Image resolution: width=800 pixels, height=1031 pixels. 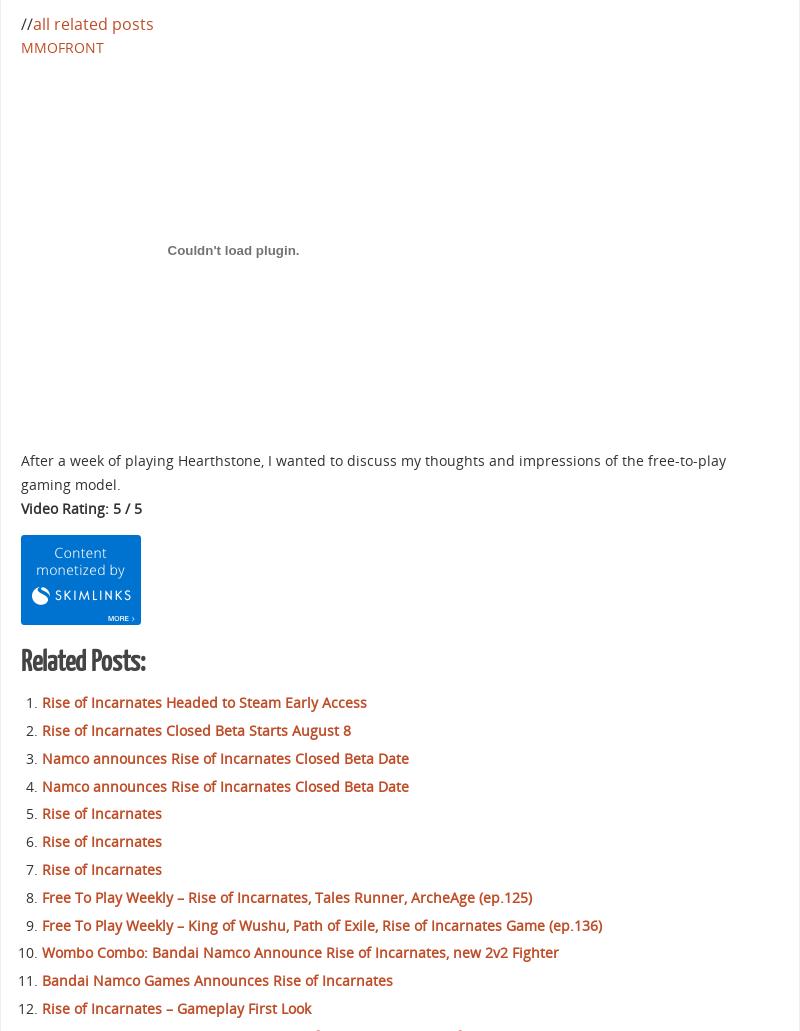 What do you see at coordinates (287, 896) in the screenshot?
I see `'Free To Play Weekly – Rise of Incarnates, Tales Runner, ArcheAge (ep.125)'` at bounding box center [287, 896].